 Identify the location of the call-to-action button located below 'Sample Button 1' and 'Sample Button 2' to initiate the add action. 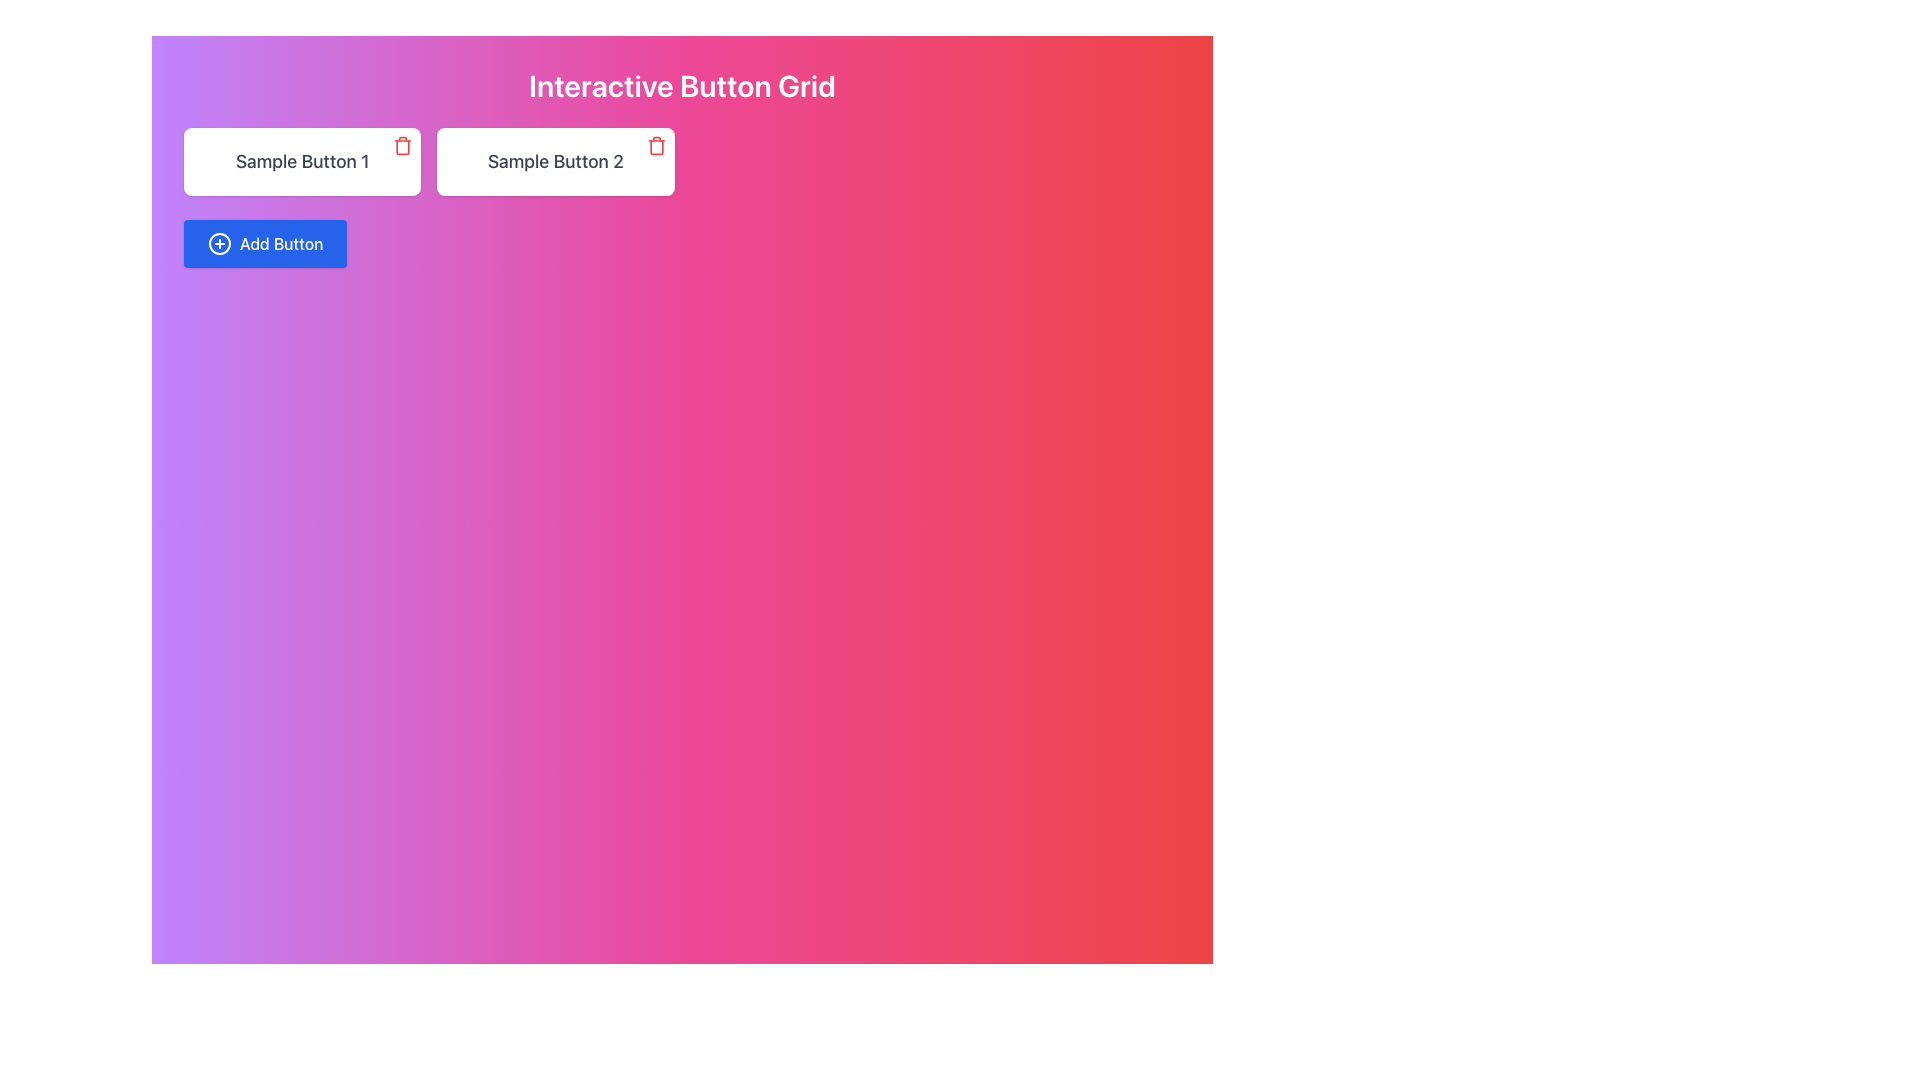
(263, 242).